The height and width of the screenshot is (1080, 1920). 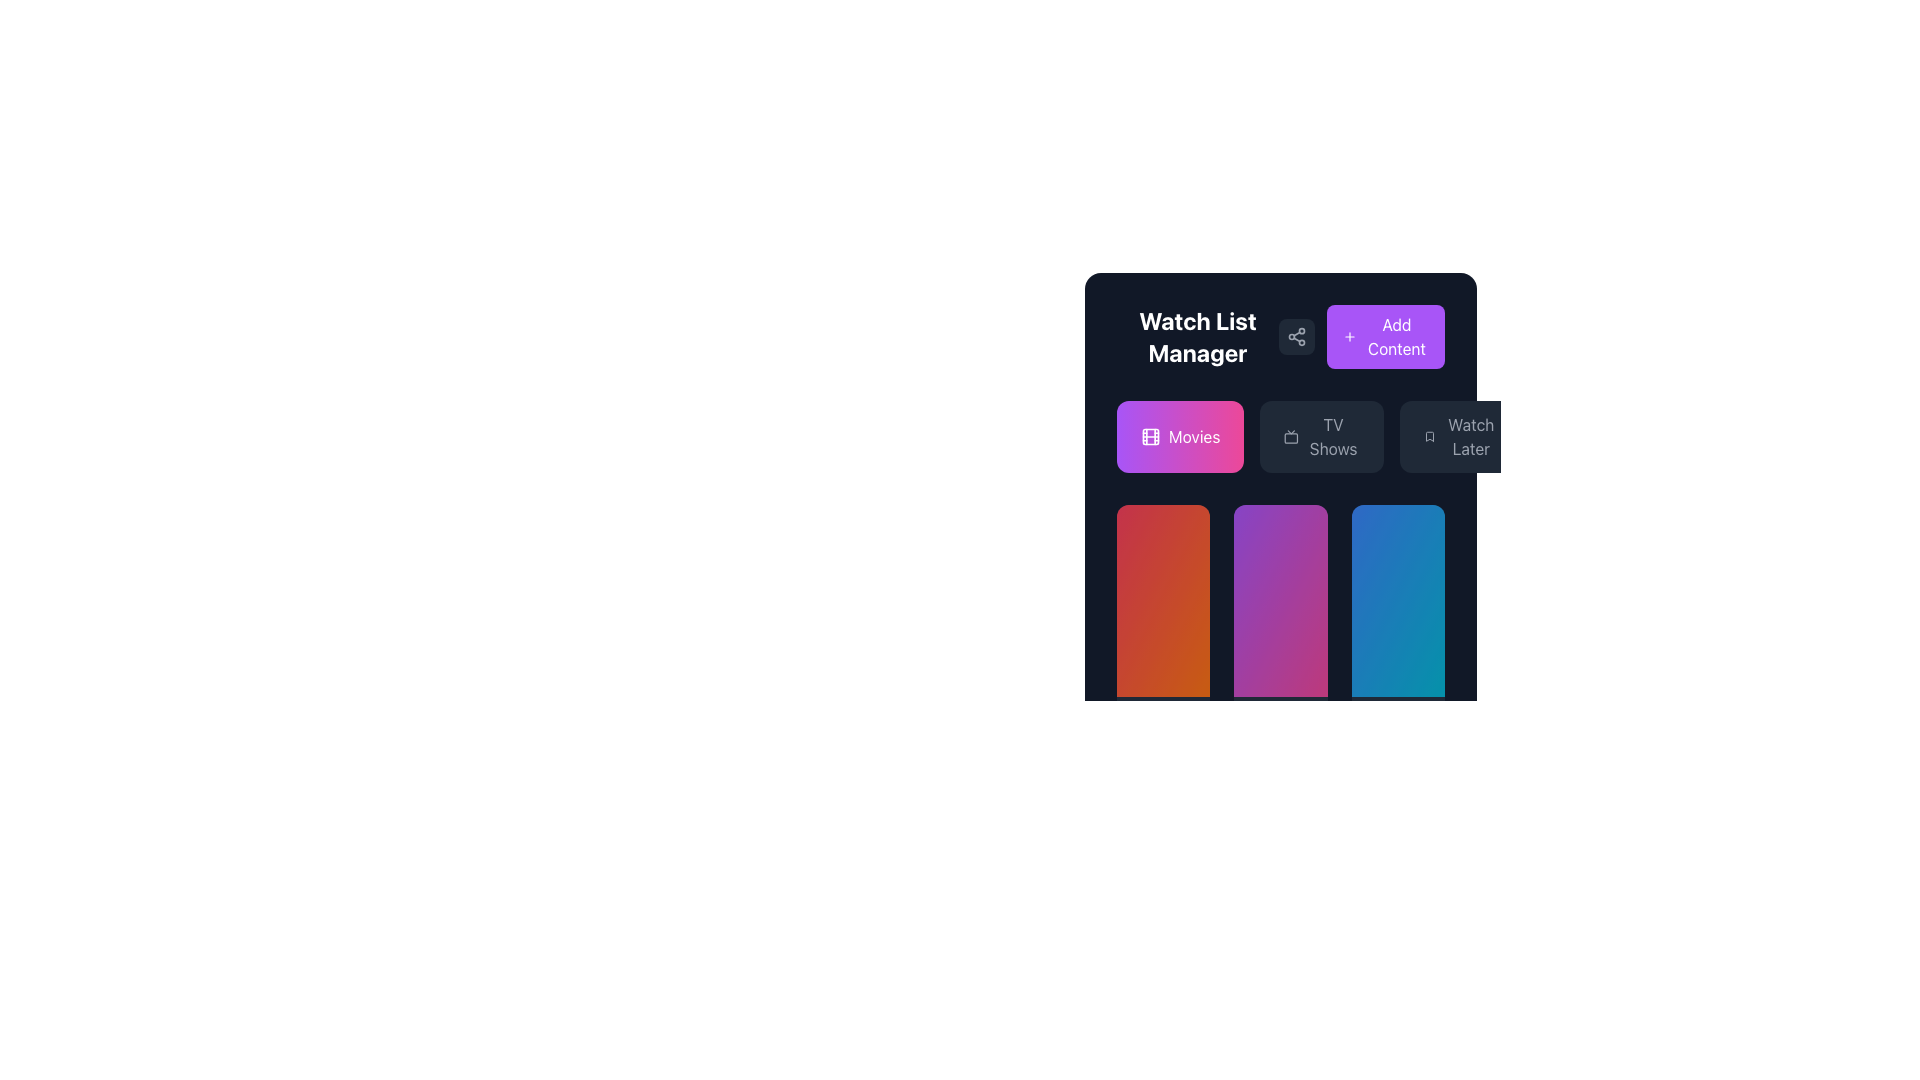 What do you see at coordinates (1180, 435) in the screenshot?
I see `the first navigational button labeled 'Movies' which has a white film reel icon on the left and a gradient background transitioning from purple to pink` at bounding box center [1180, 435].